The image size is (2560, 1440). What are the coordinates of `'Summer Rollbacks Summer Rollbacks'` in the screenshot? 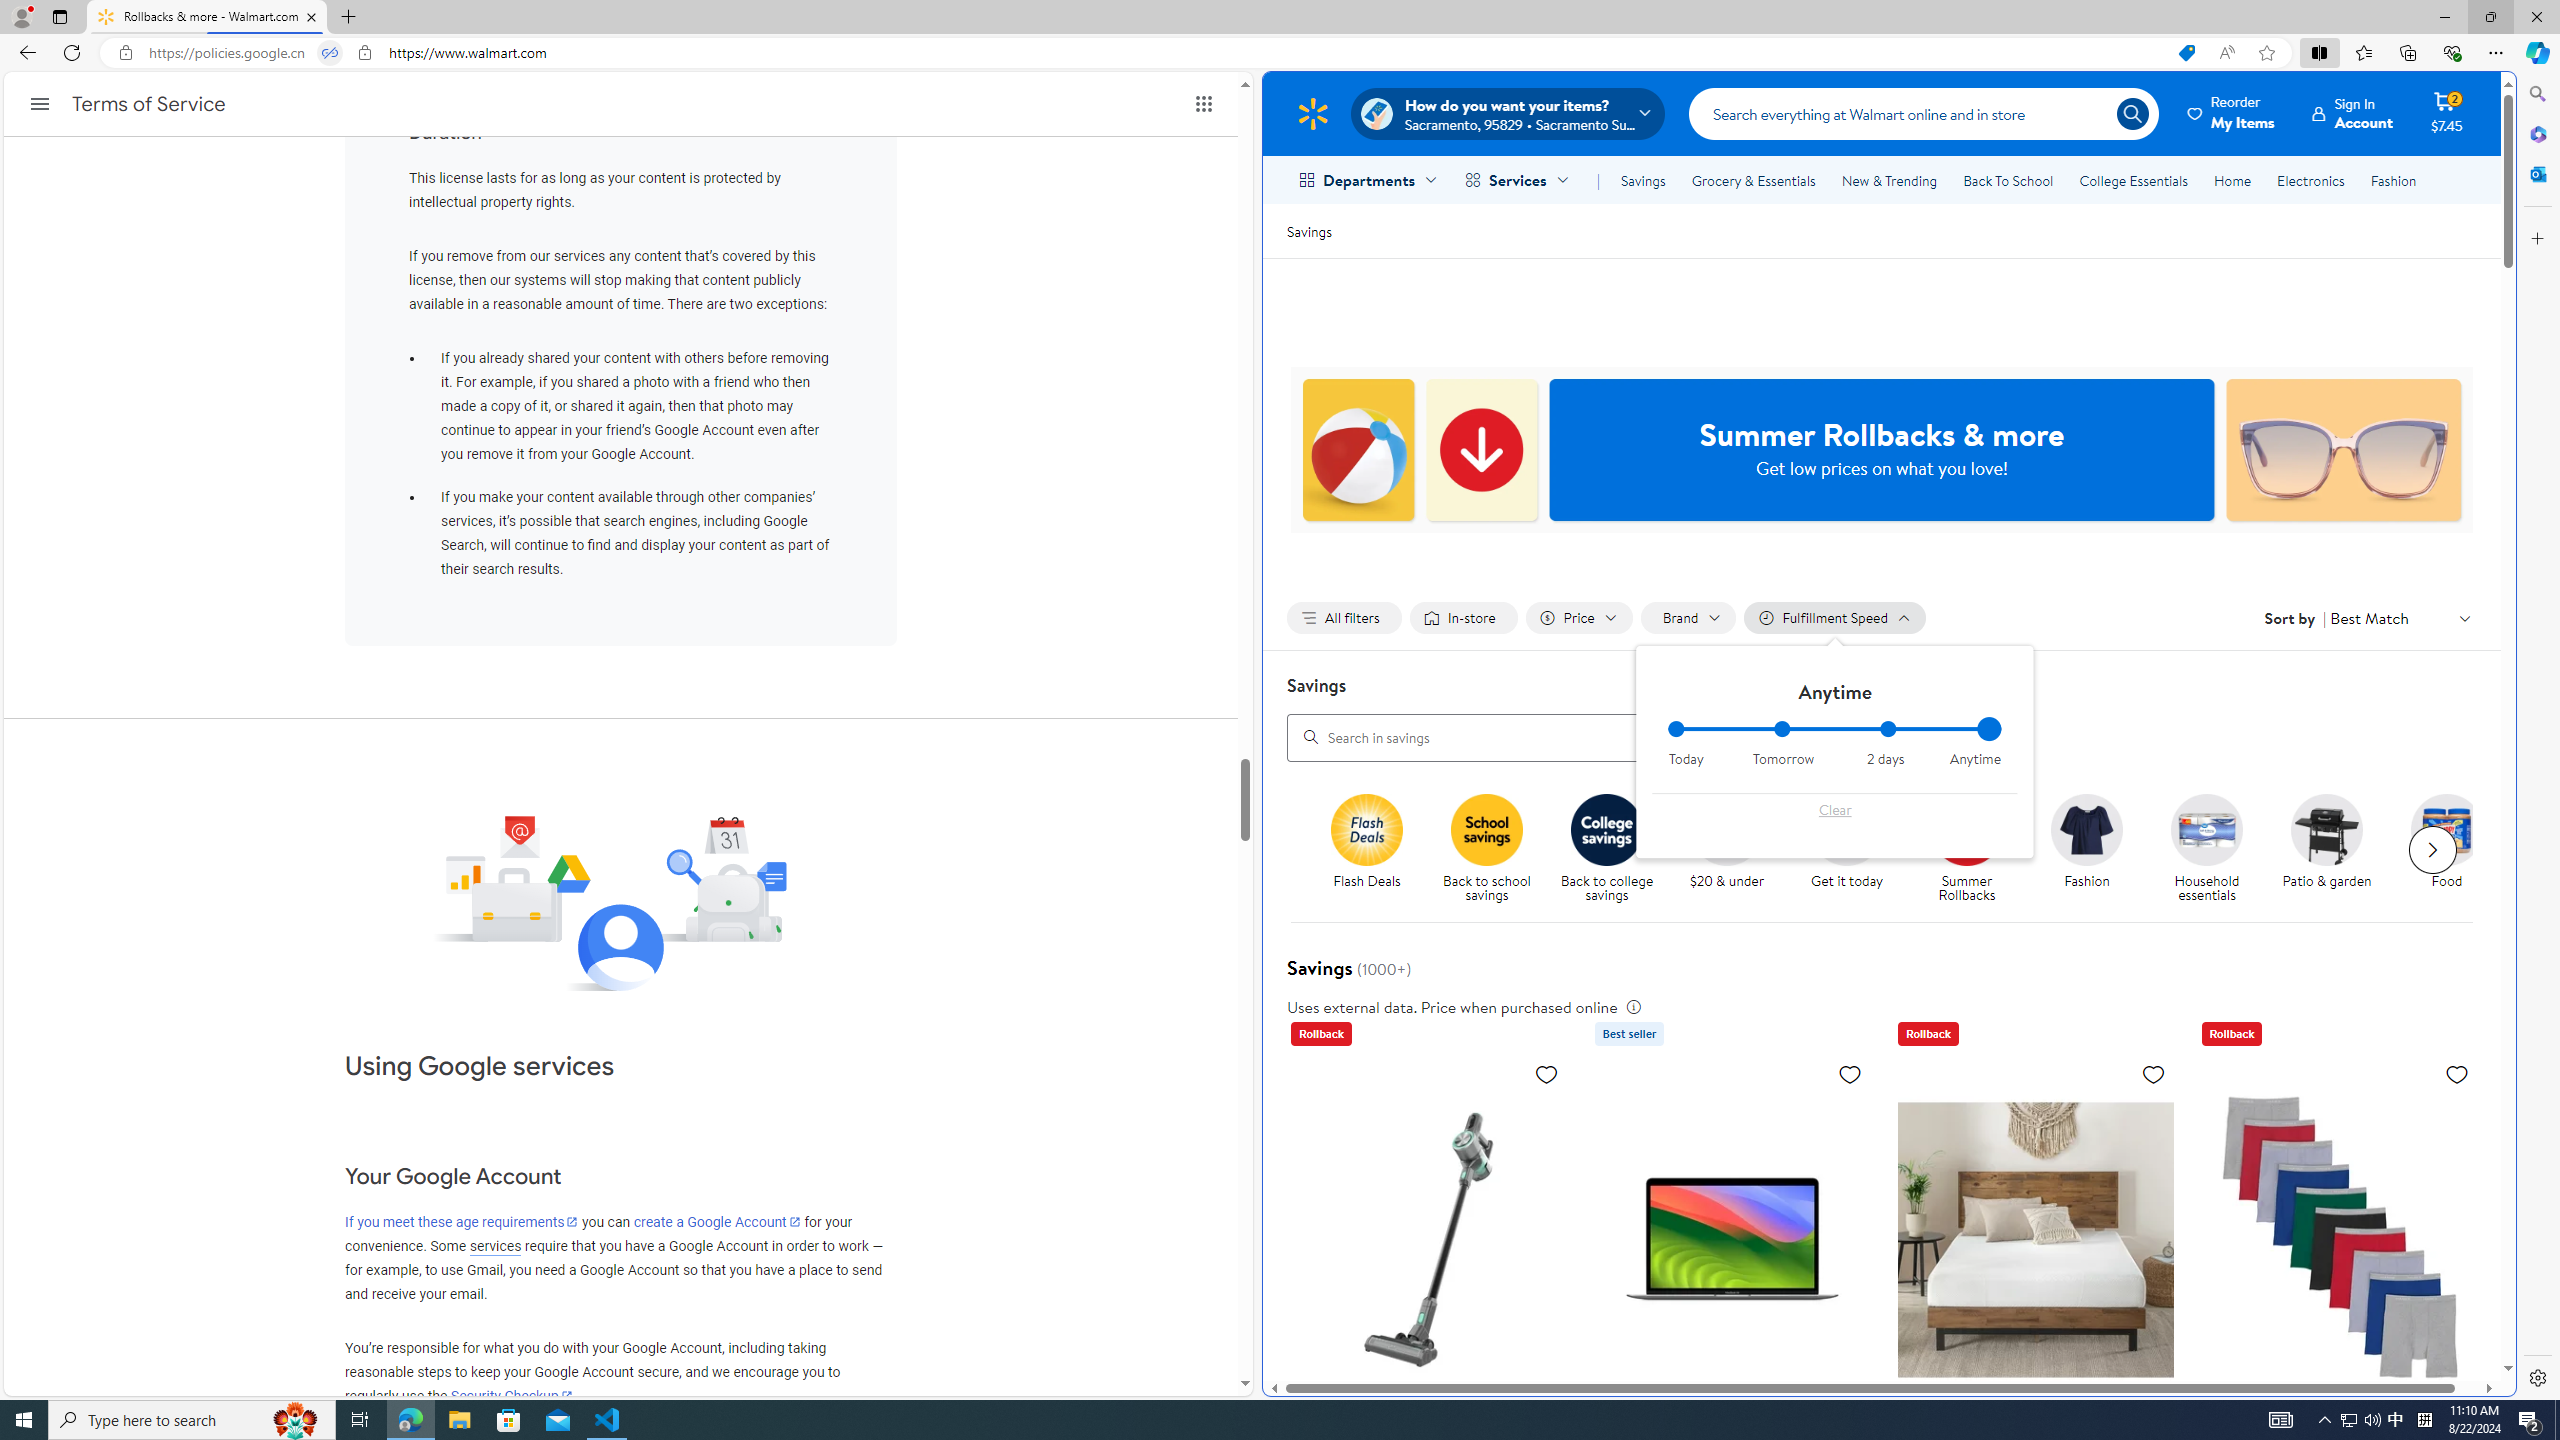 It's located at (1966, 849).